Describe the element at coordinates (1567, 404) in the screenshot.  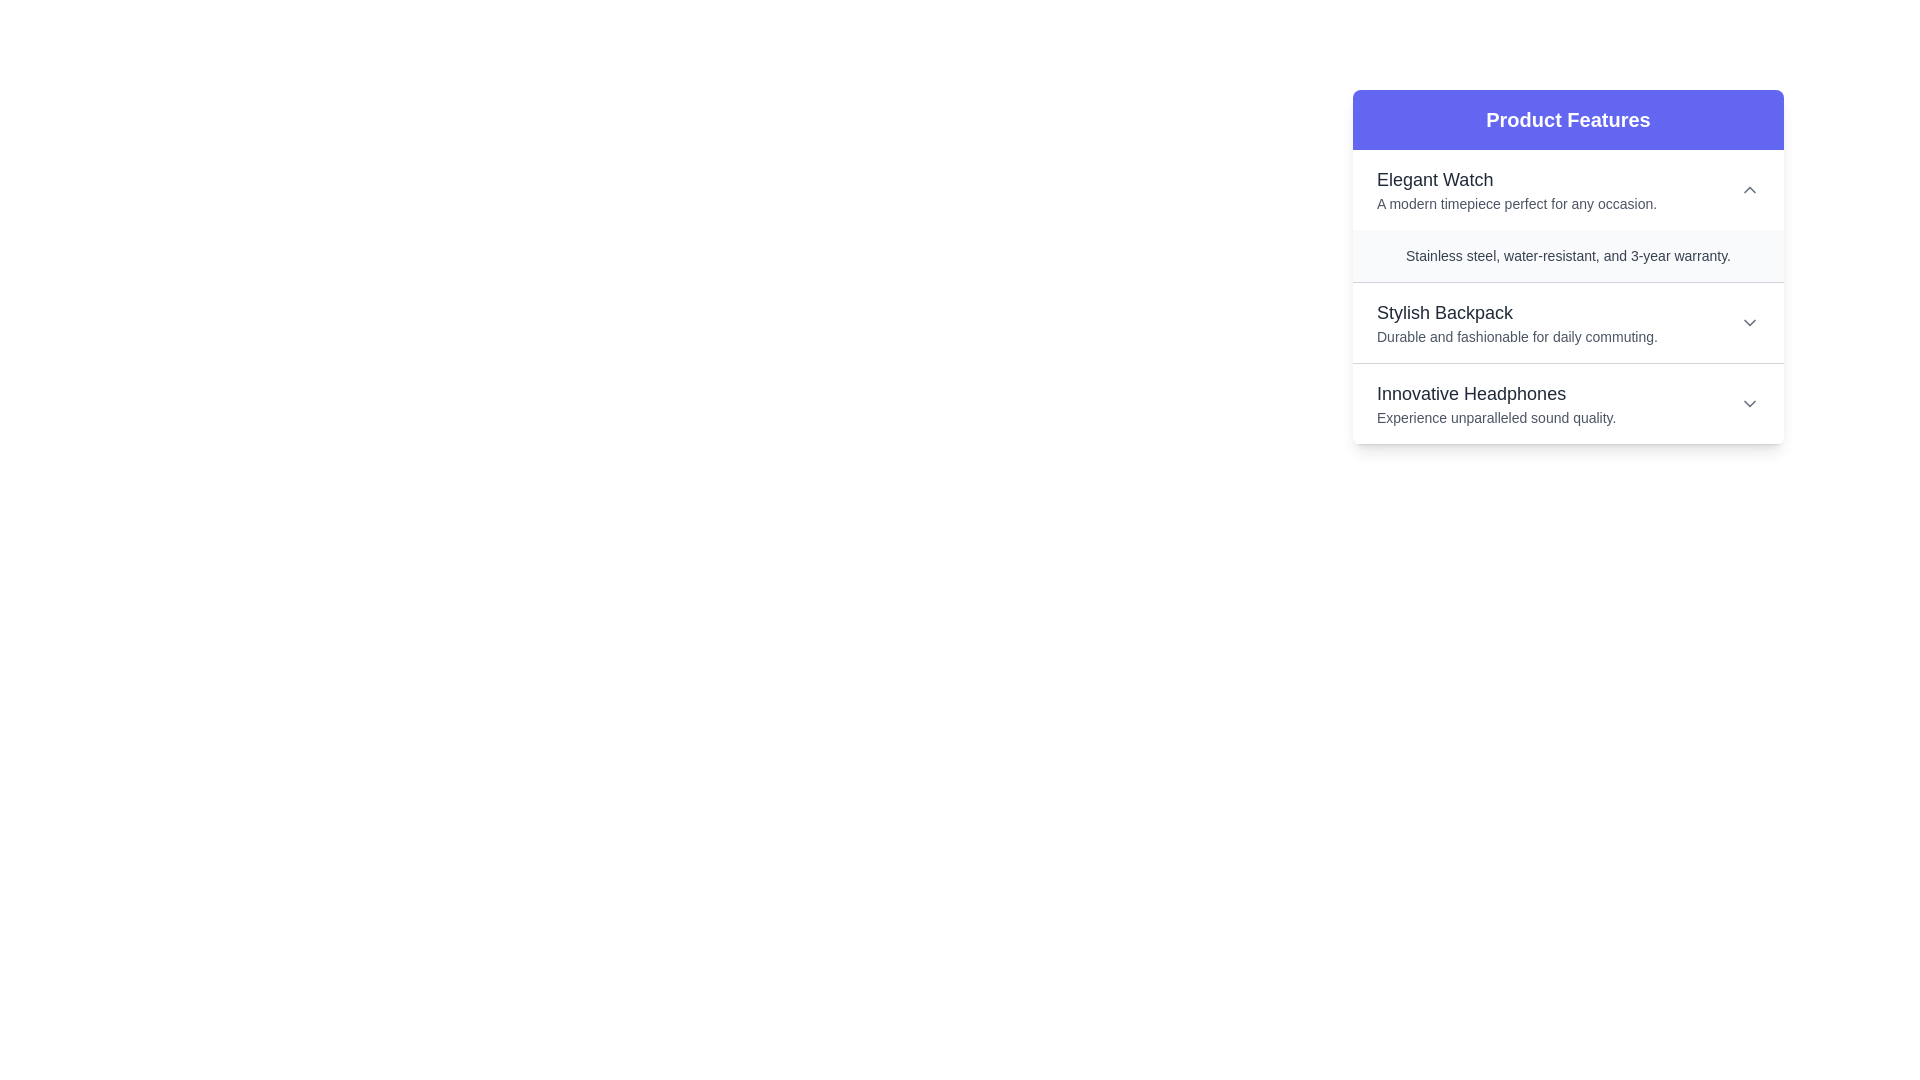
I see `the third item in the 'Product Features' section, which represents 'Innovative Headphones'` at that location.